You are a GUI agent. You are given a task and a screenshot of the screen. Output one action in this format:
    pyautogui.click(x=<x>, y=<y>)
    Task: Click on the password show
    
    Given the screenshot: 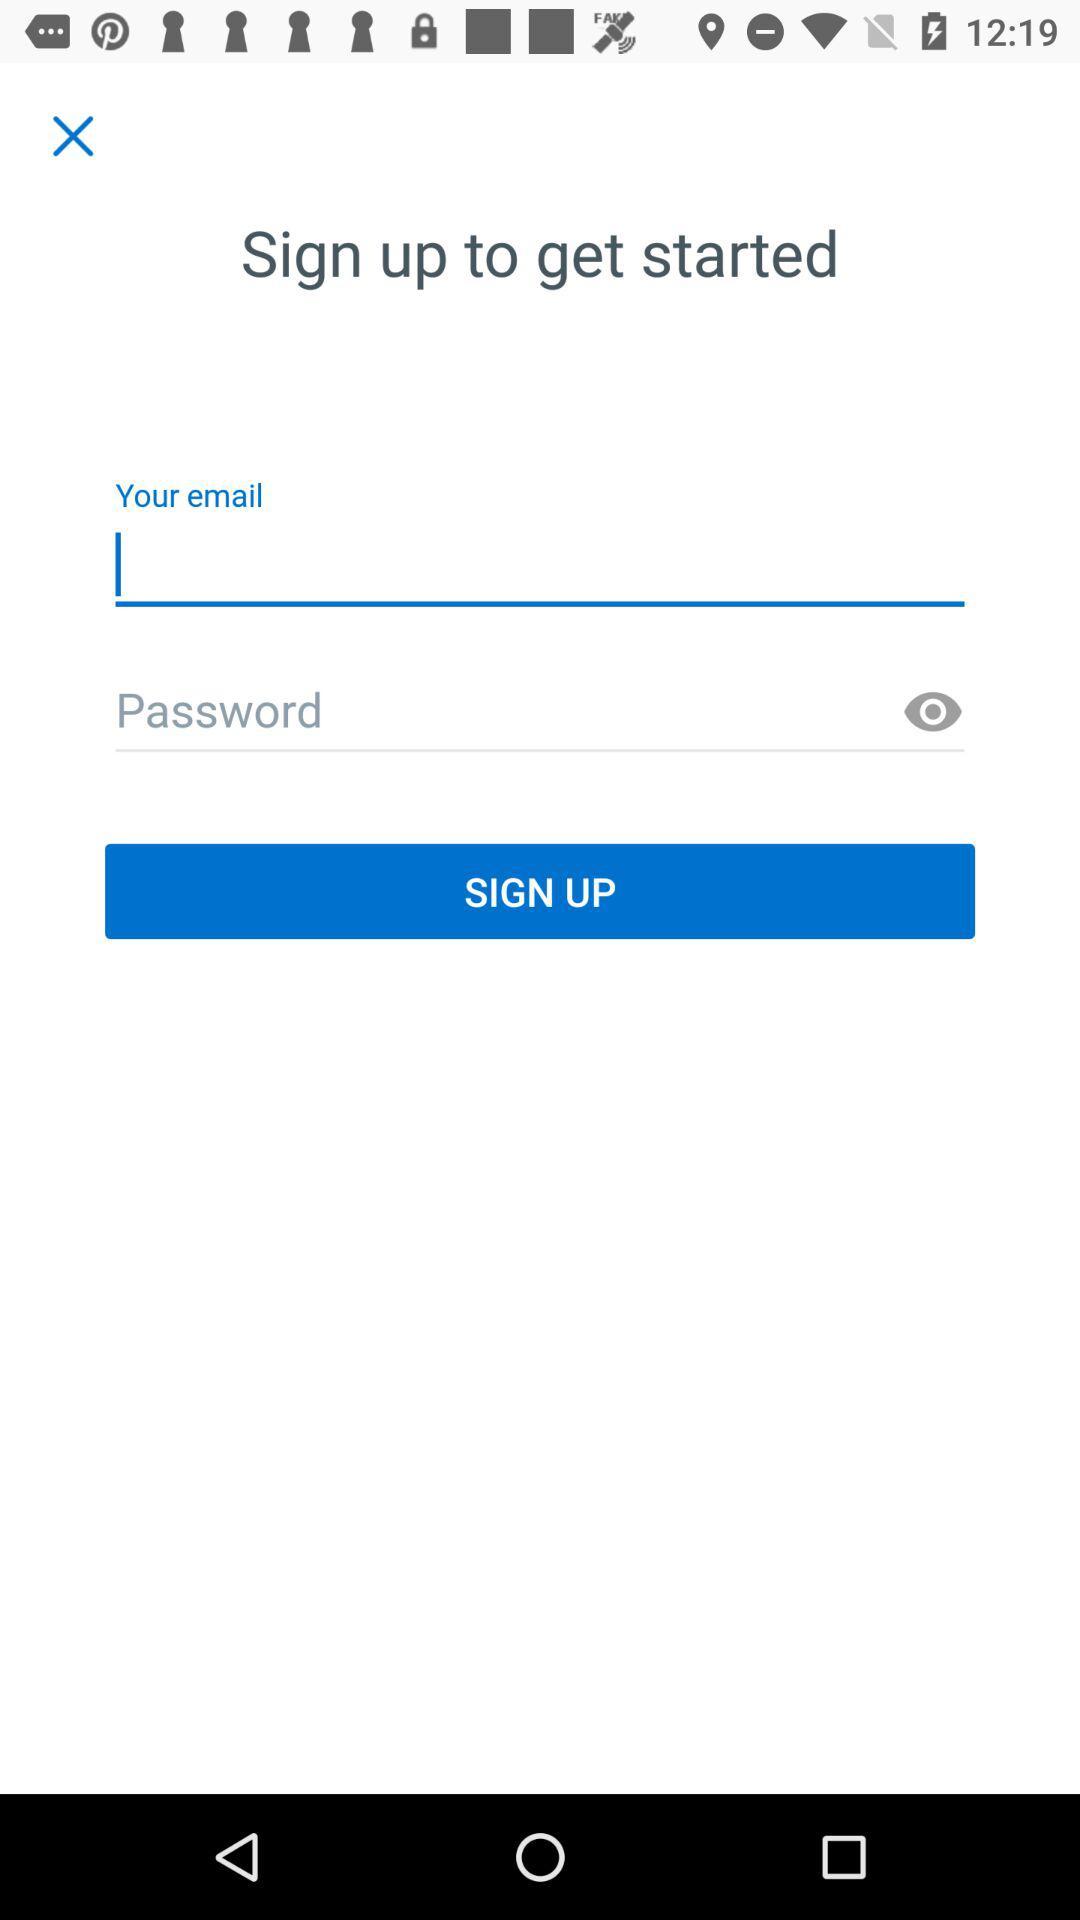 What is the action you would take?
    pyautogui.click(x=933, y=712)
    